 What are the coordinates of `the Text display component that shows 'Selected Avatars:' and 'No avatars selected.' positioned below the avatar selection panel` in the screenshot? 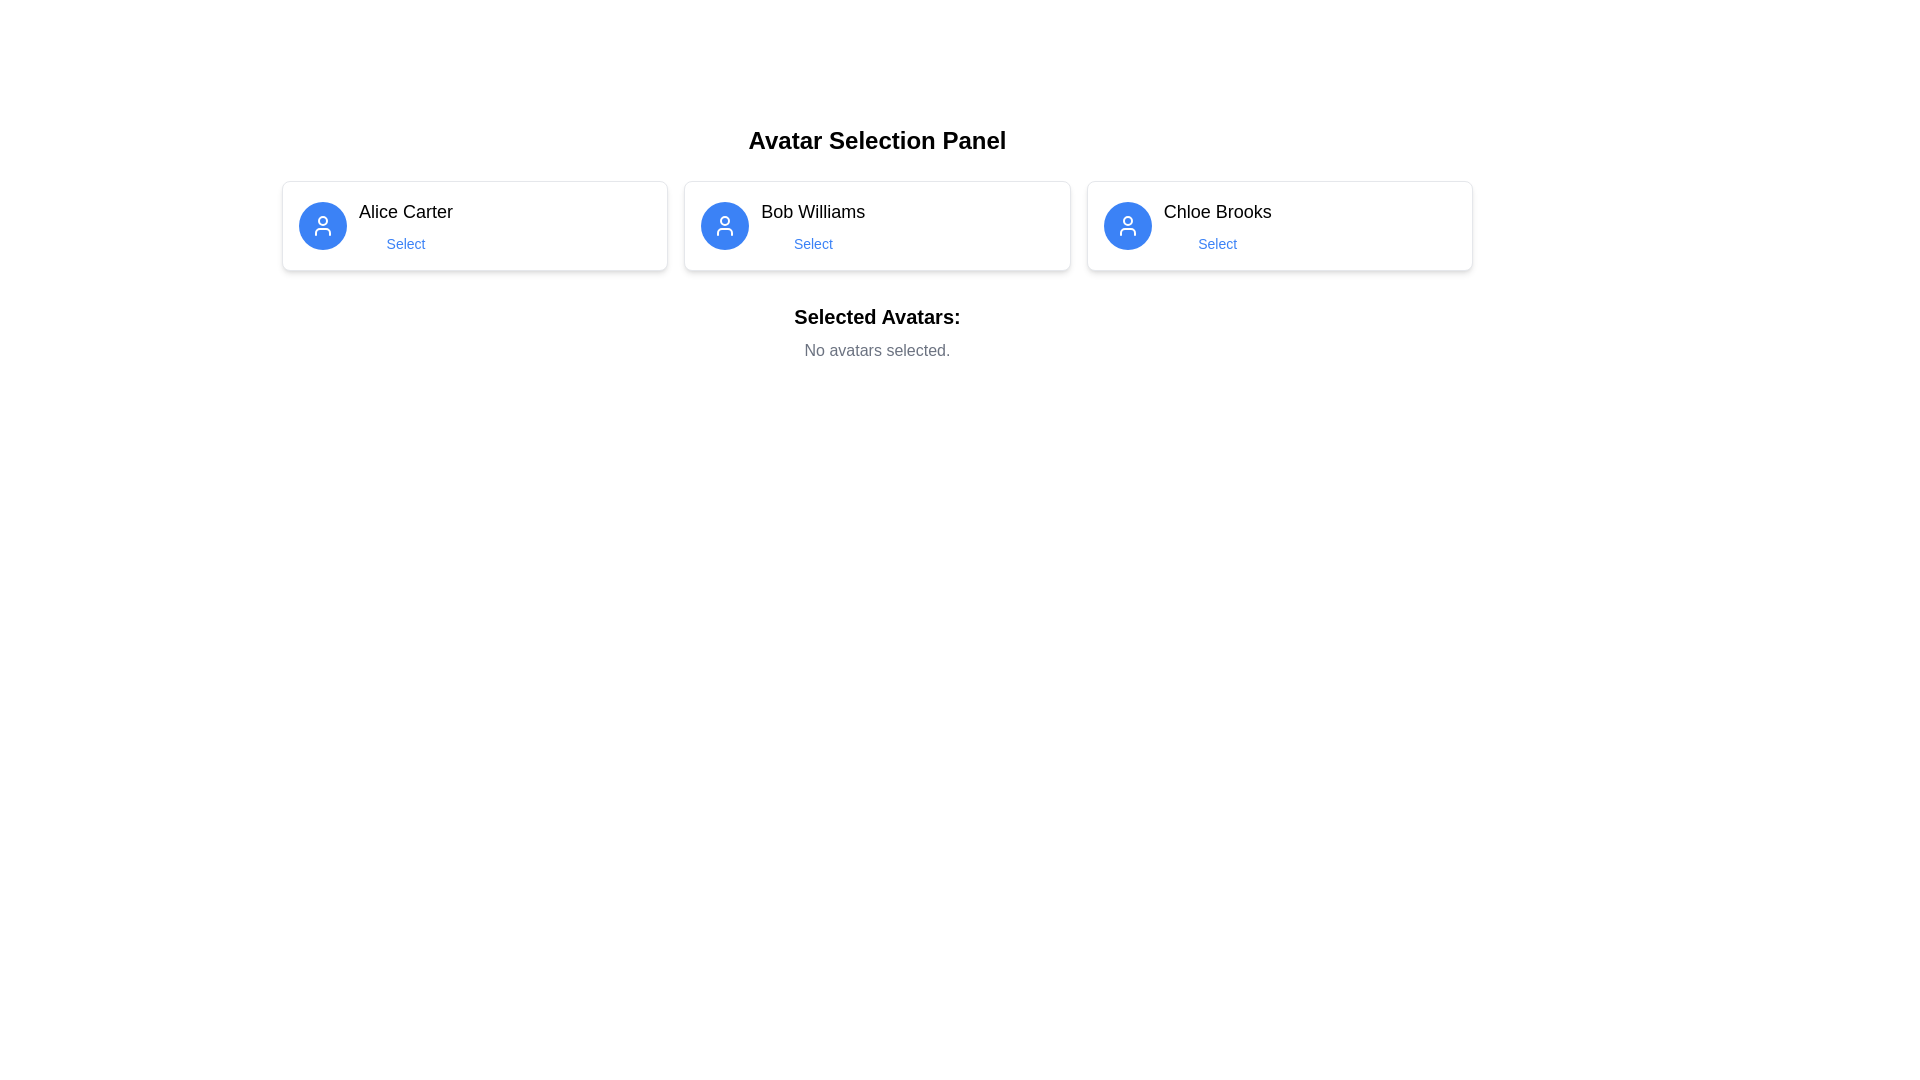 It's located at (877, 331).